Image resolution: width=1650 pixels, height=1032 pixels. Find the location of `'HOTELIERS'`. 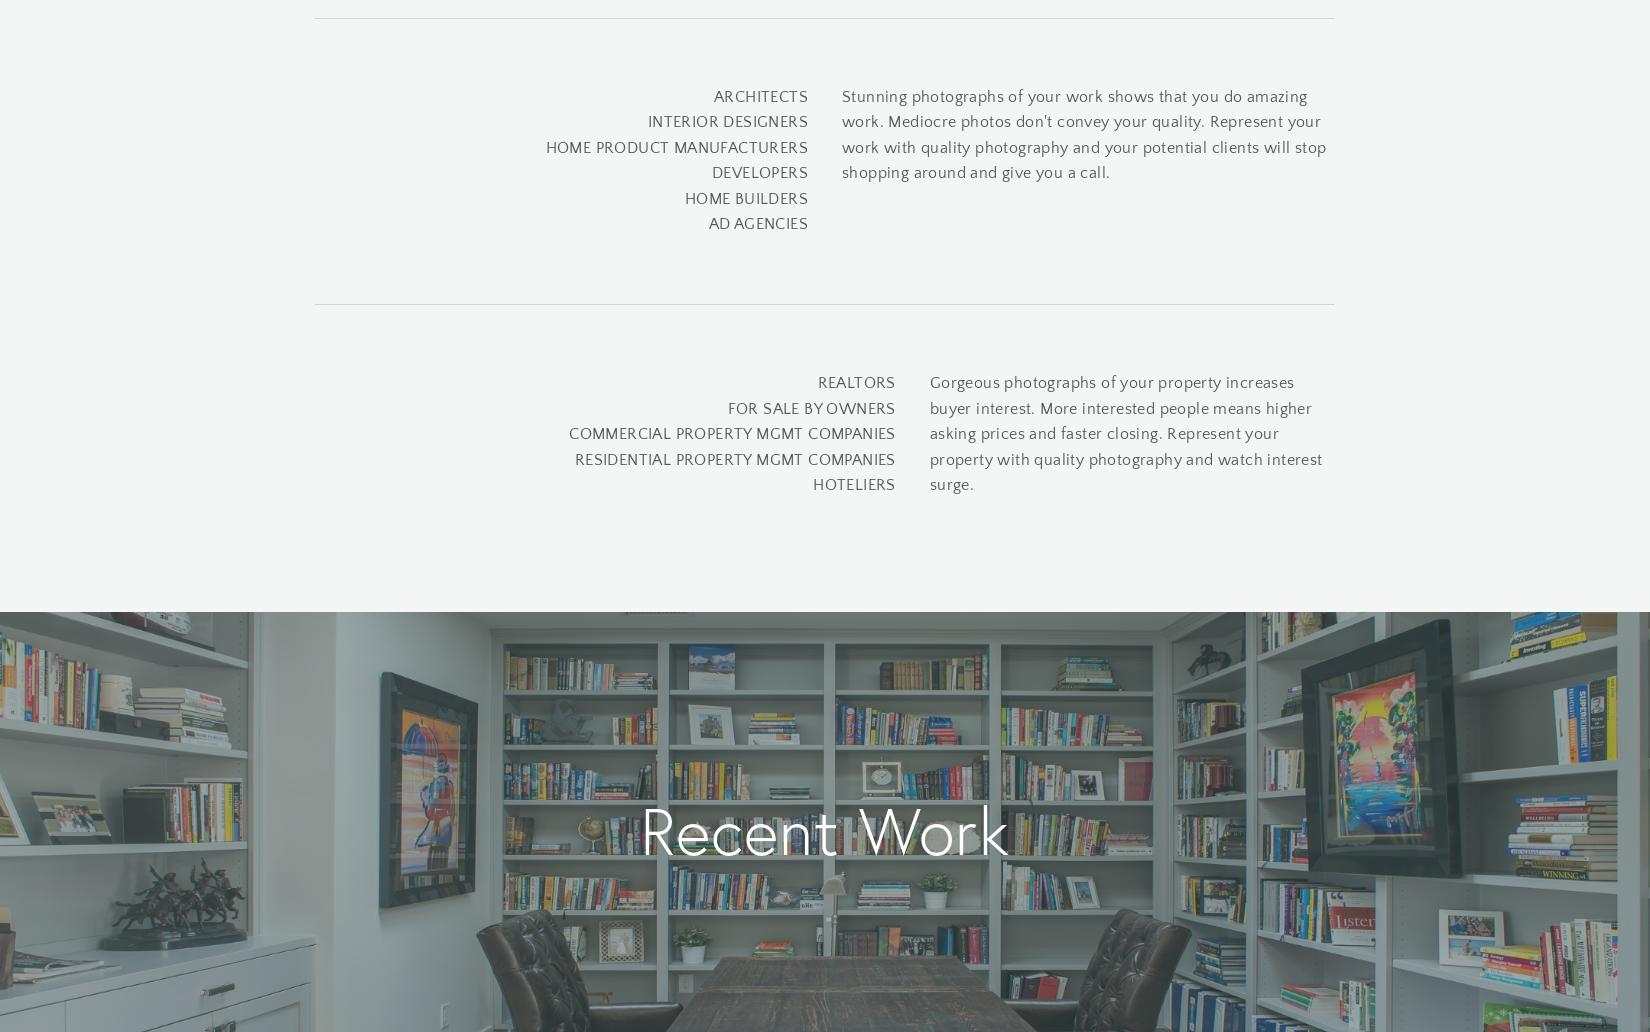

'HOTELIERS' is located at coordinates (811, 484).